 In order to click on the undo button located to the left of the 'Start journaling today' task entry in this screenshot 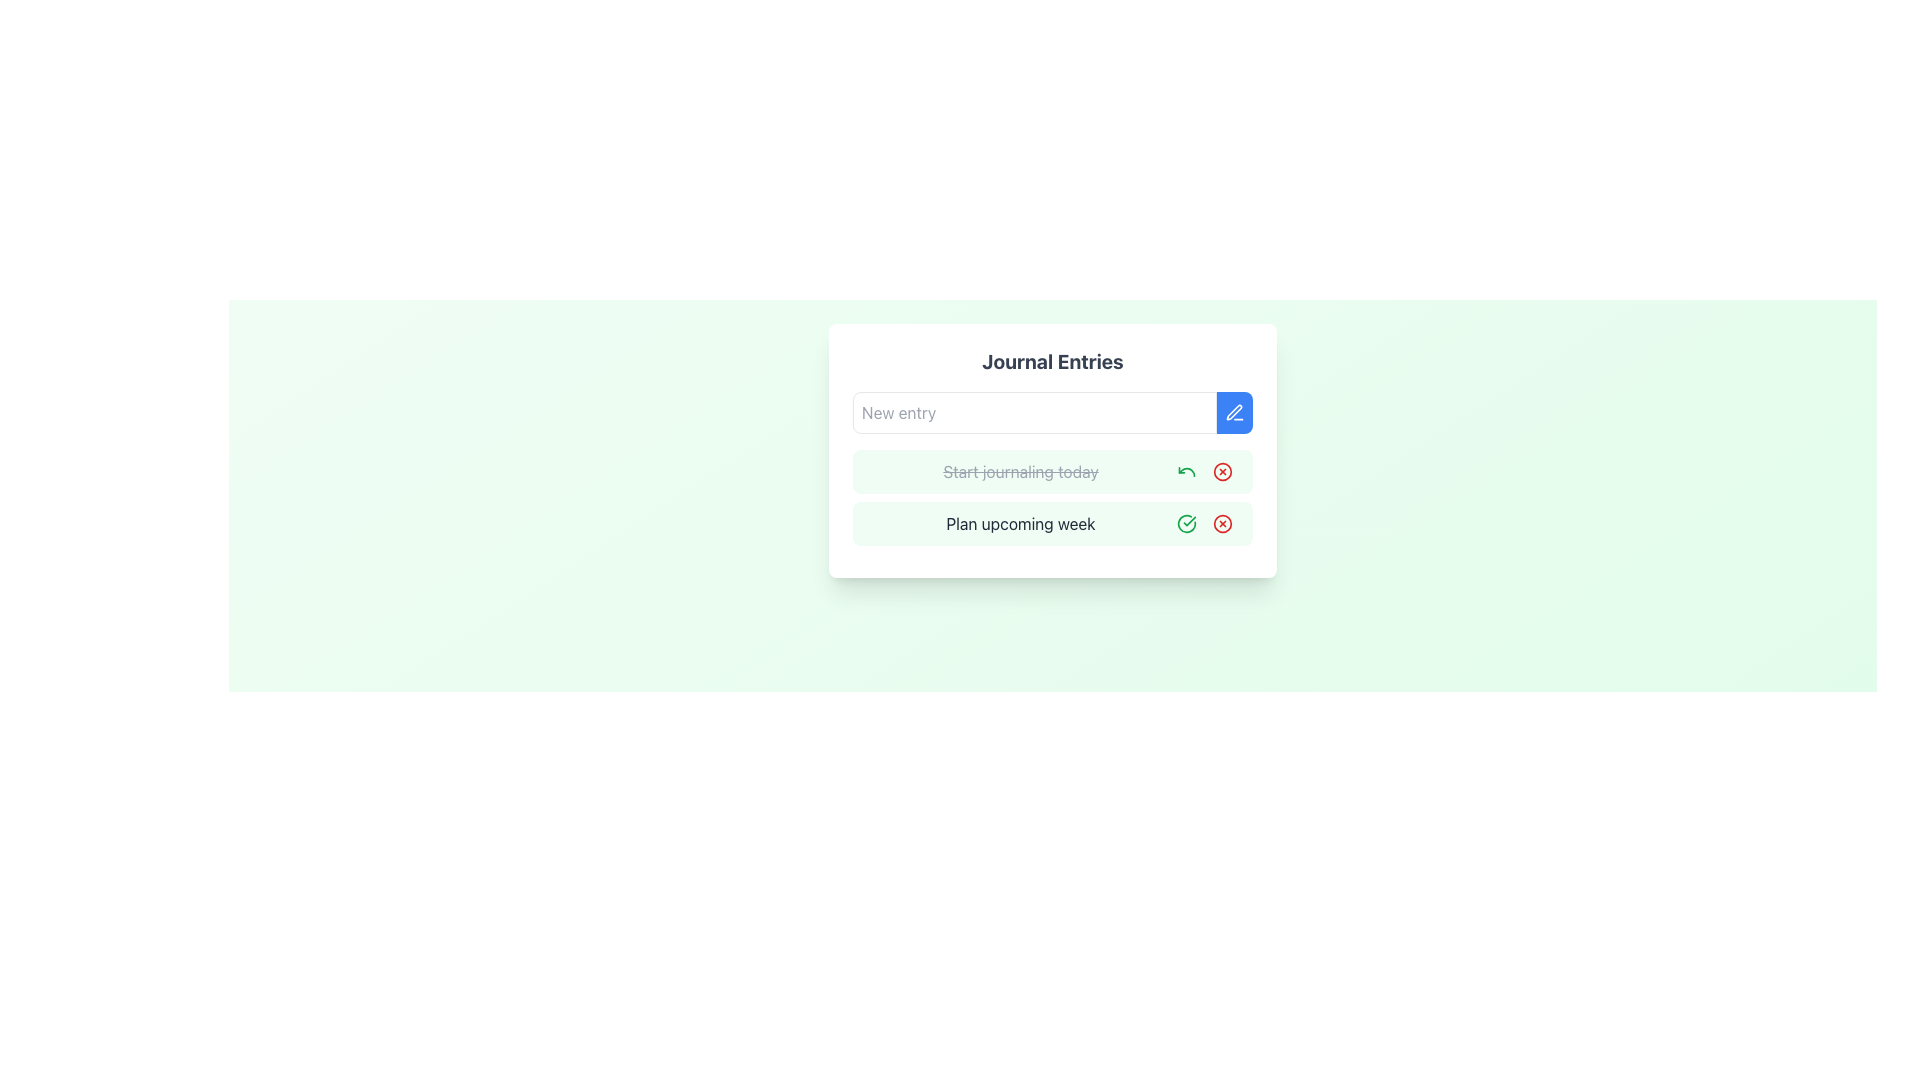, I will do `click(1186, 471)`.